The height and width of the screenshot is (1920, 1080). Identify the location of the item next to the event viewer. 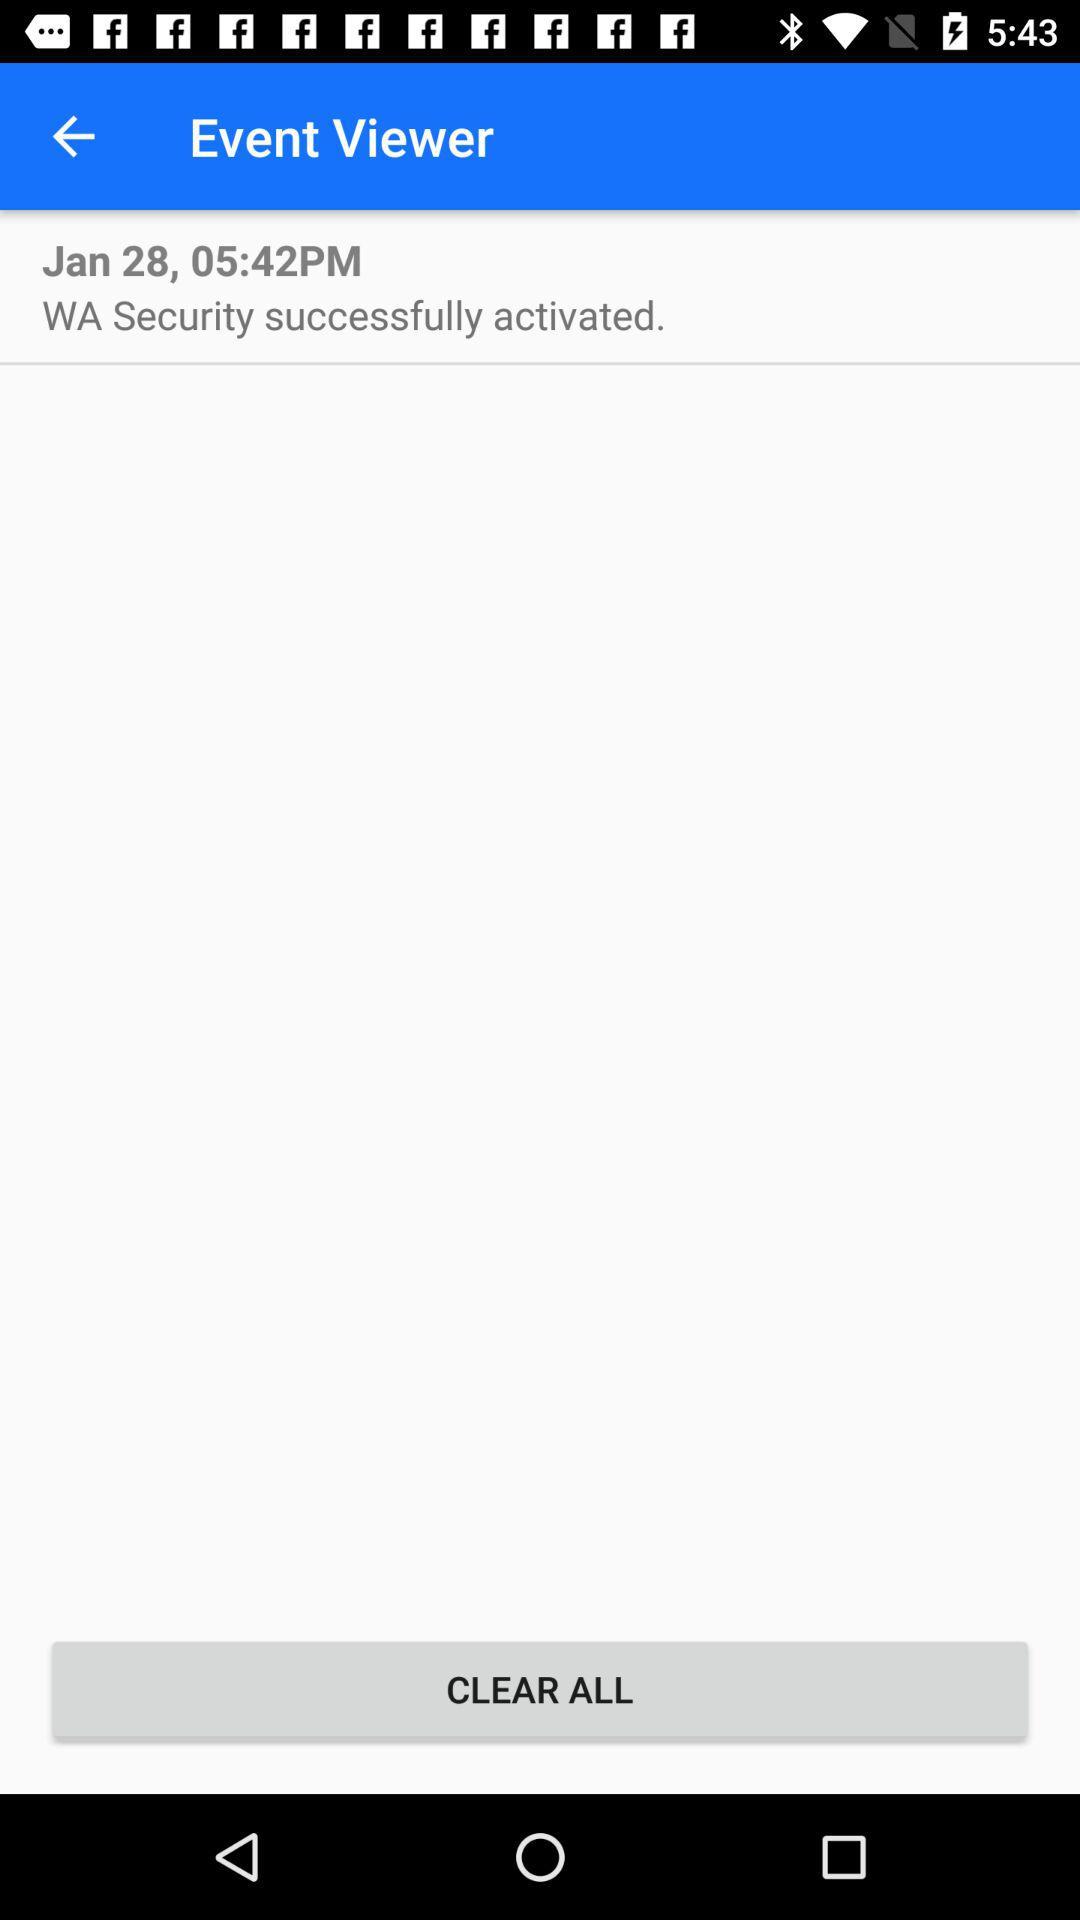
(72, 135).